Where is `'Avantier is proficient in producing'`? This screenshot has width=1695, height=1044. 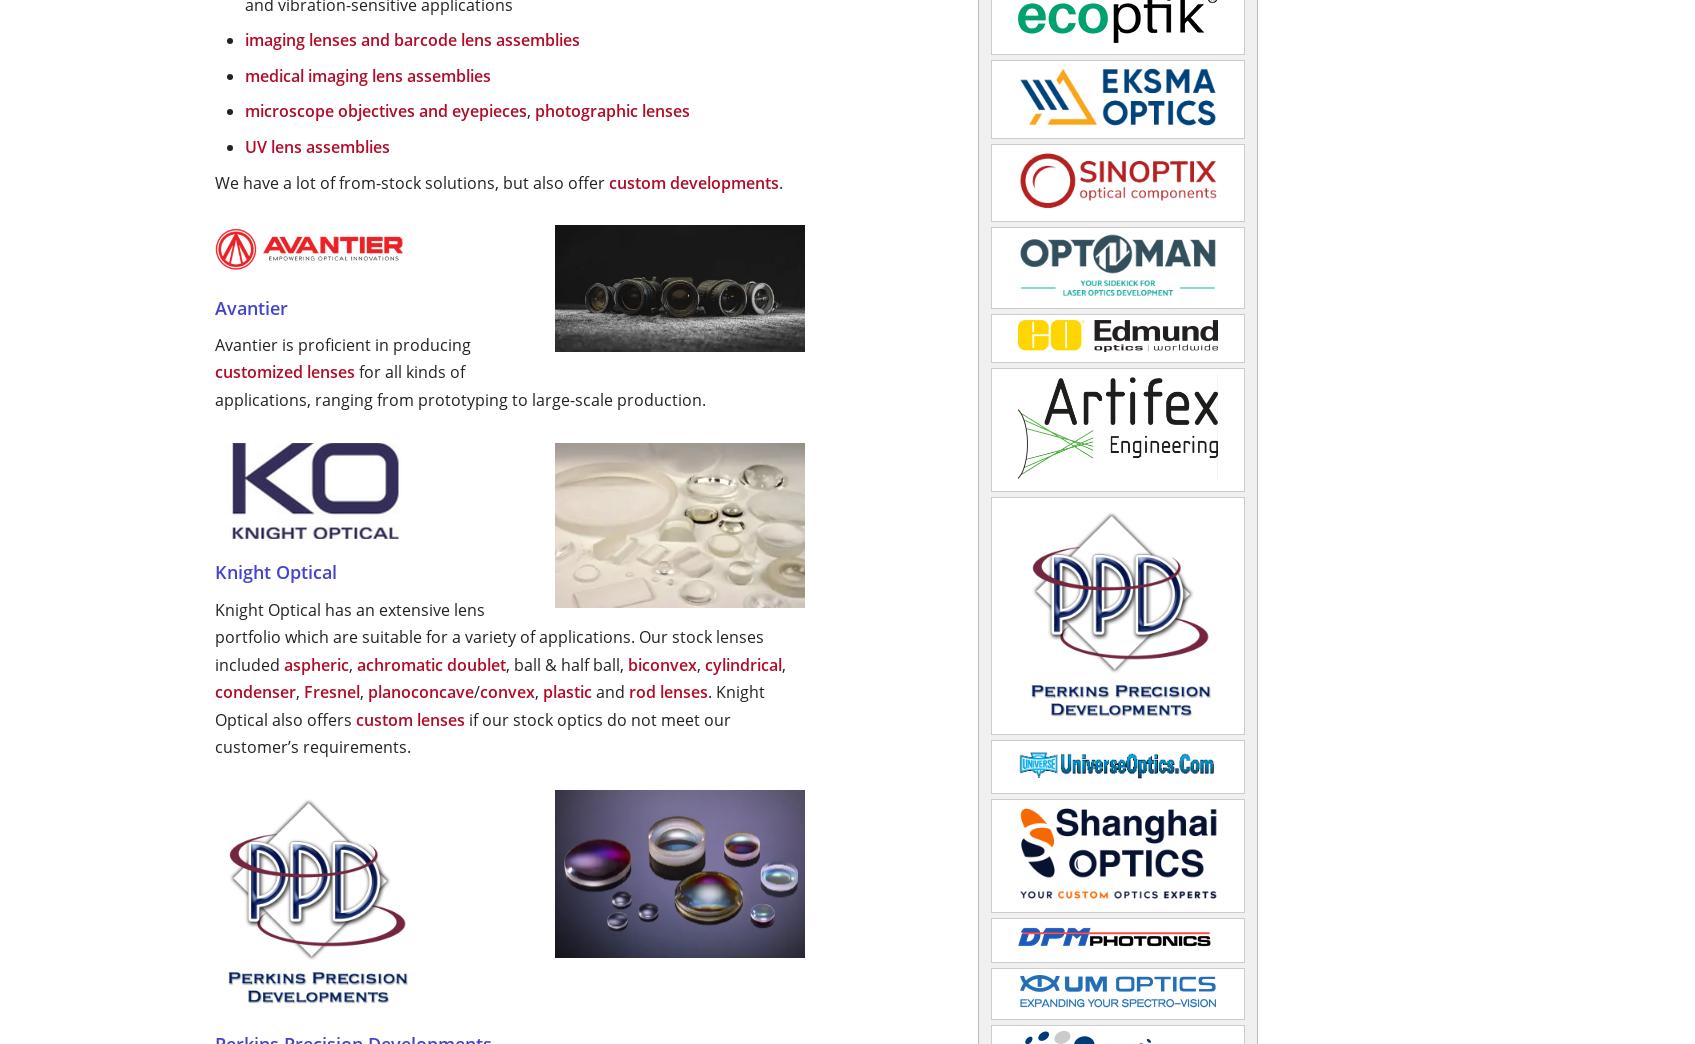
'Avantier is proficient in producing' is located at coordinates (213, 343).